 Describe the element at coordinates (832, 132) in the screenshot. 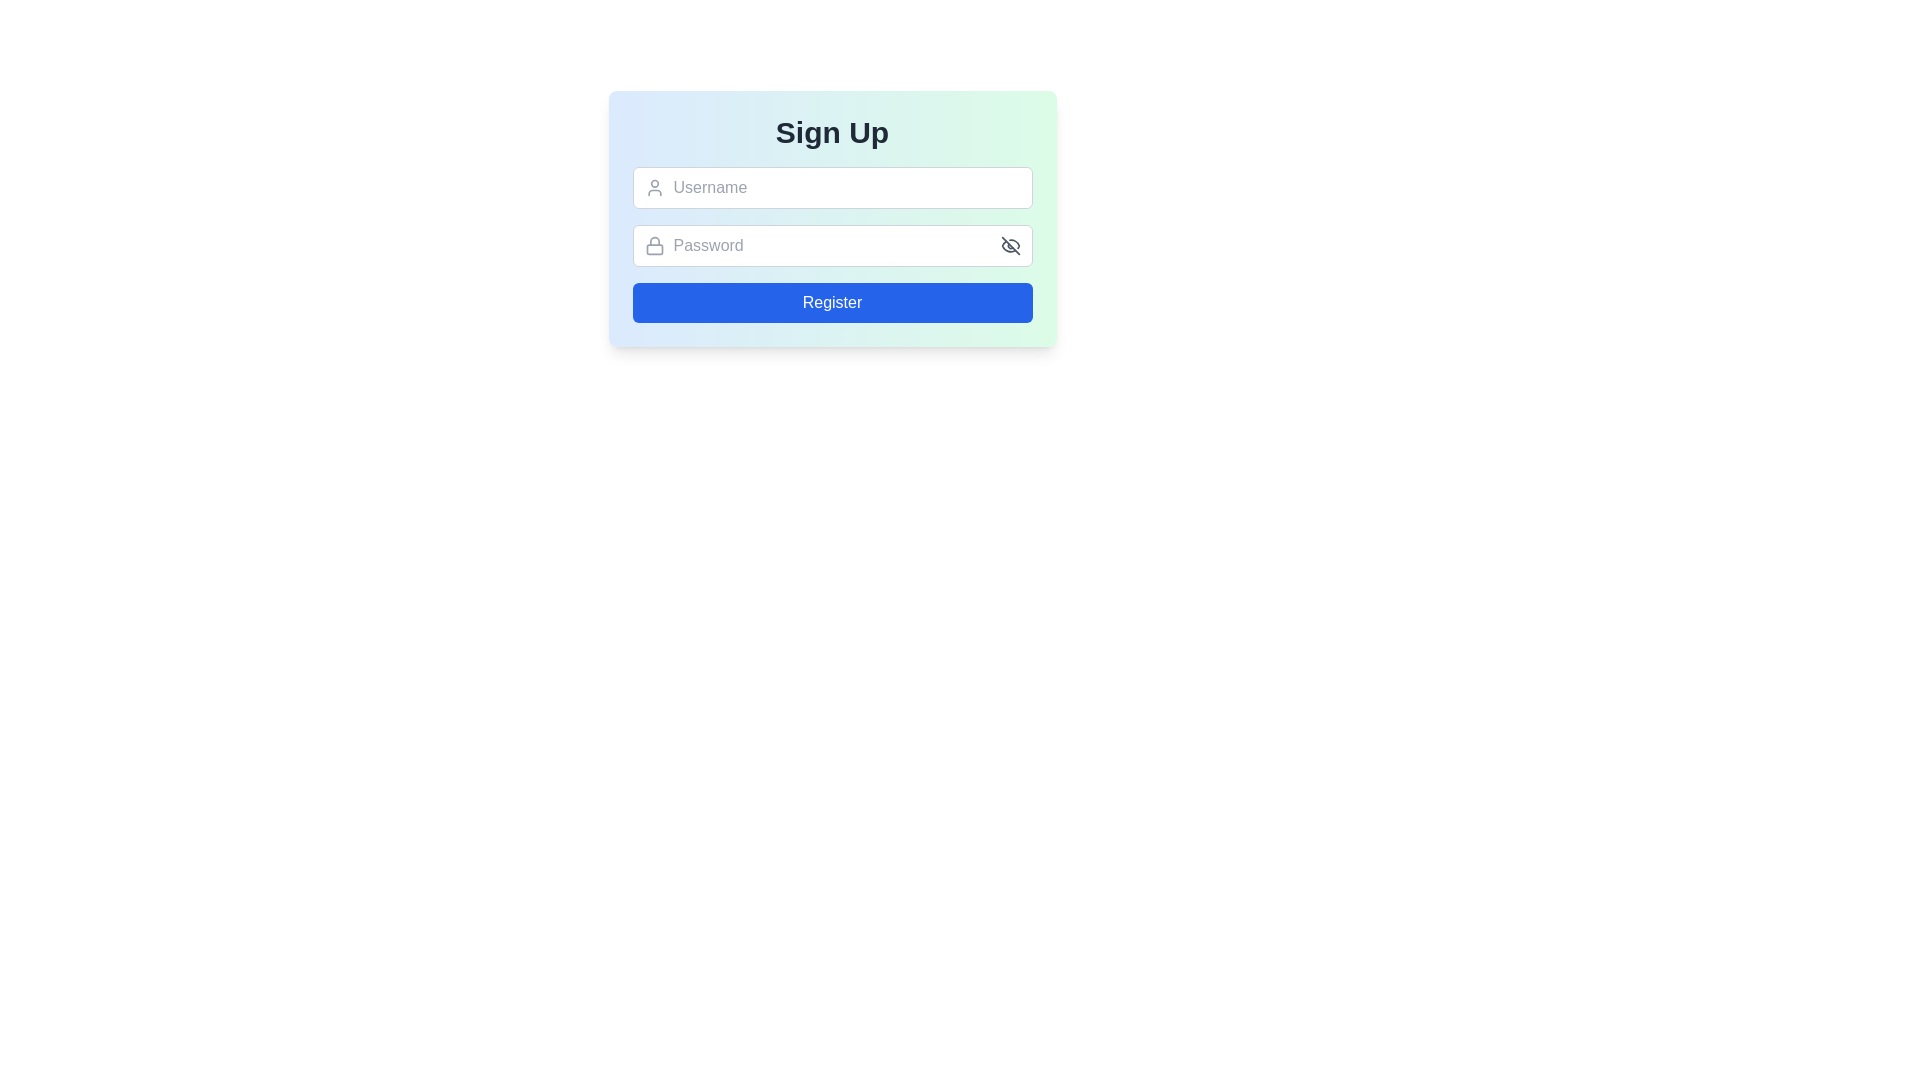

I see `the 'Sign Up' static header, which is a bold and large text in dark gray color, centered at the top of the form` at that location.